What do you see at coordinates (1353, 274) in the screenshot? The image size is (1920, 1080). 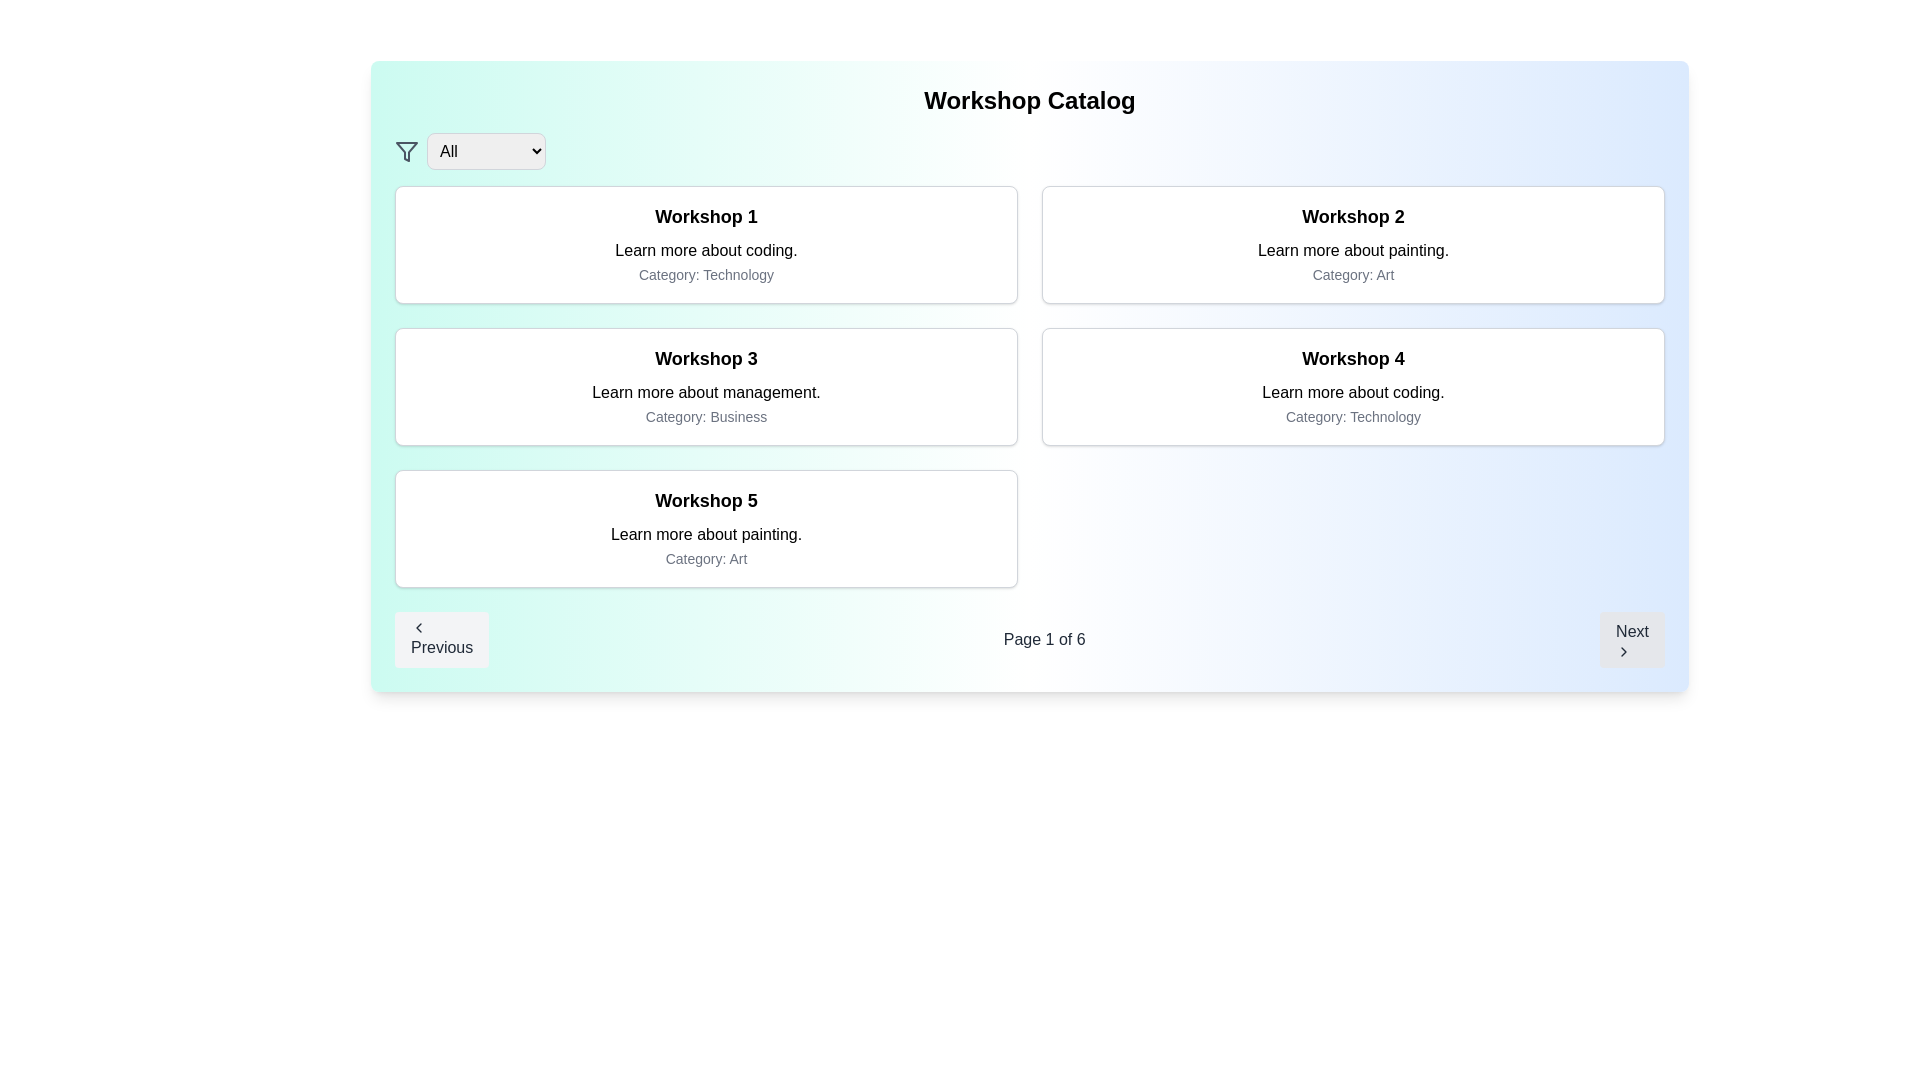 I see `text label 'Category: Art' located at the bottom of the 'Workshop 2' card, which is styled with 'text-sm text-gray-500'` at bounding box center [1353, 274].